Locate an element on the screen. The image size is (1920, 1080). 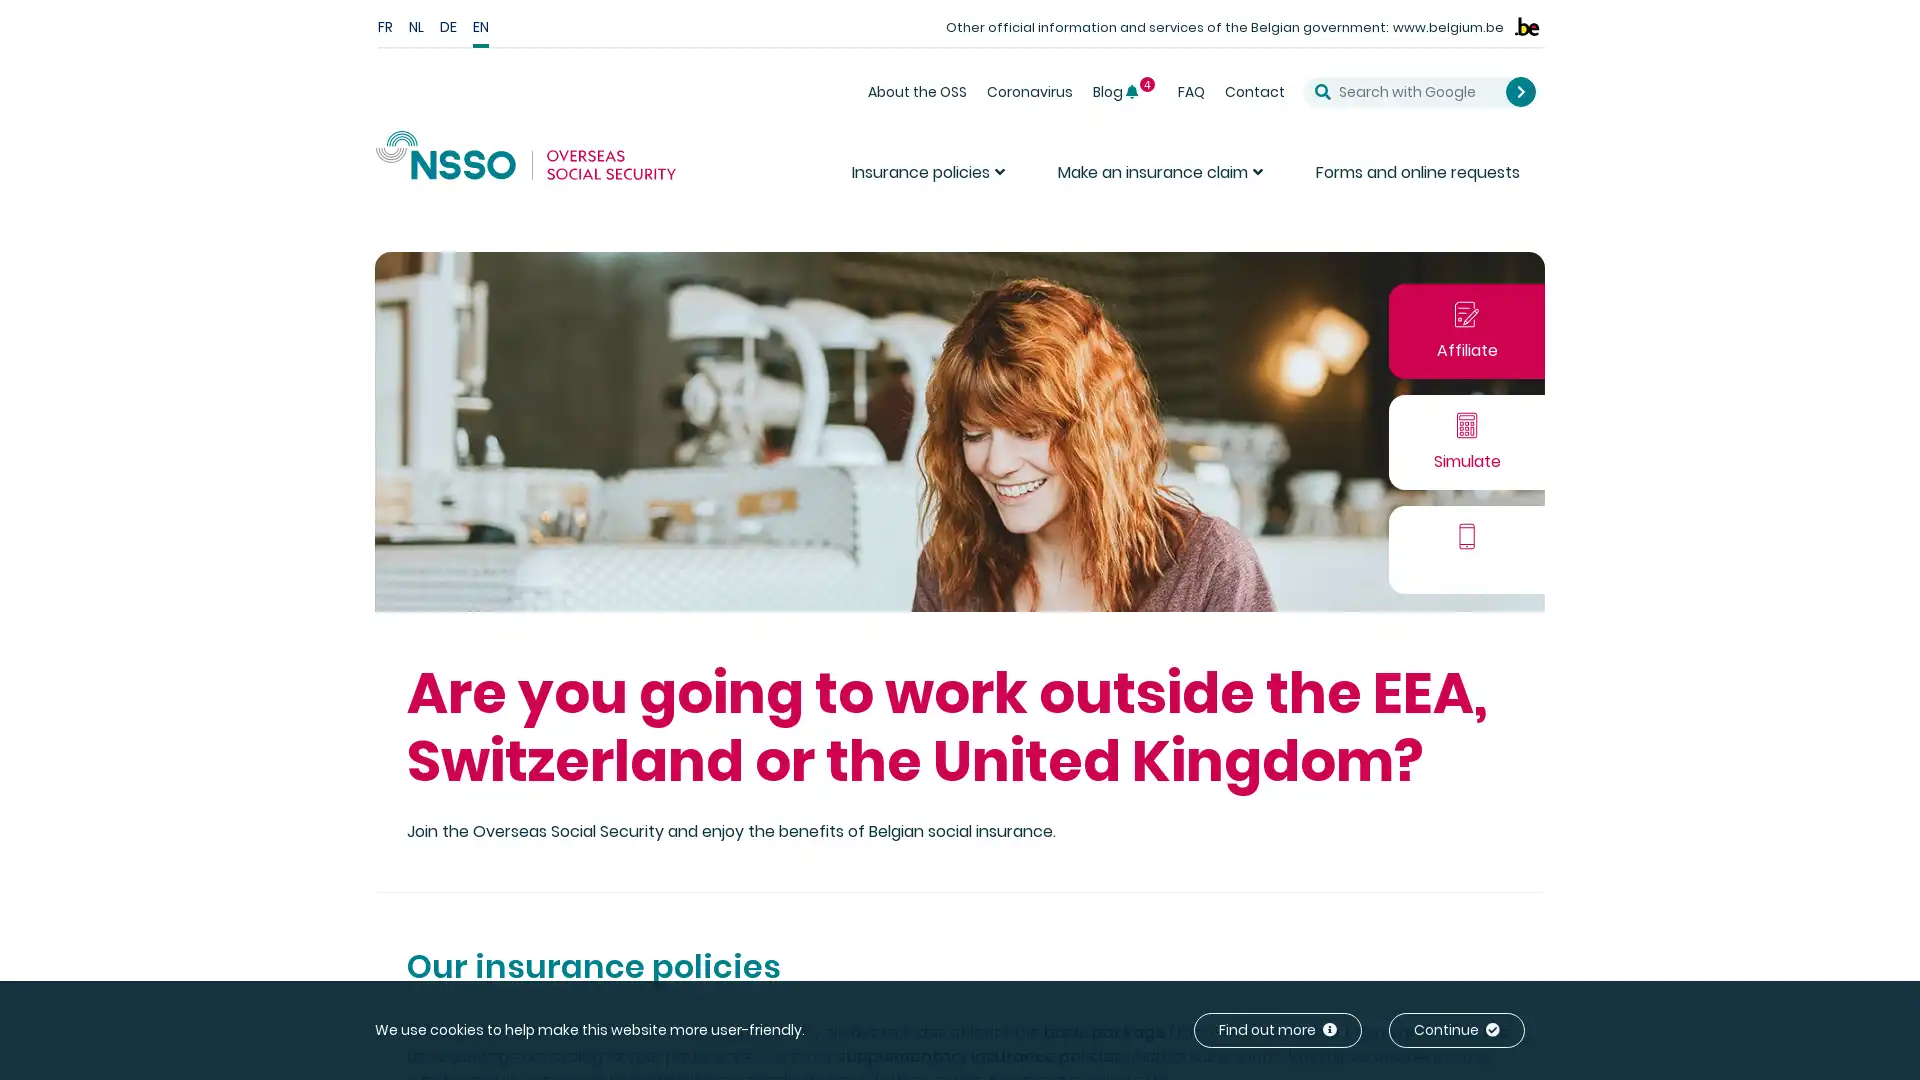
As a private individual is located at coordinates (1635, 345).